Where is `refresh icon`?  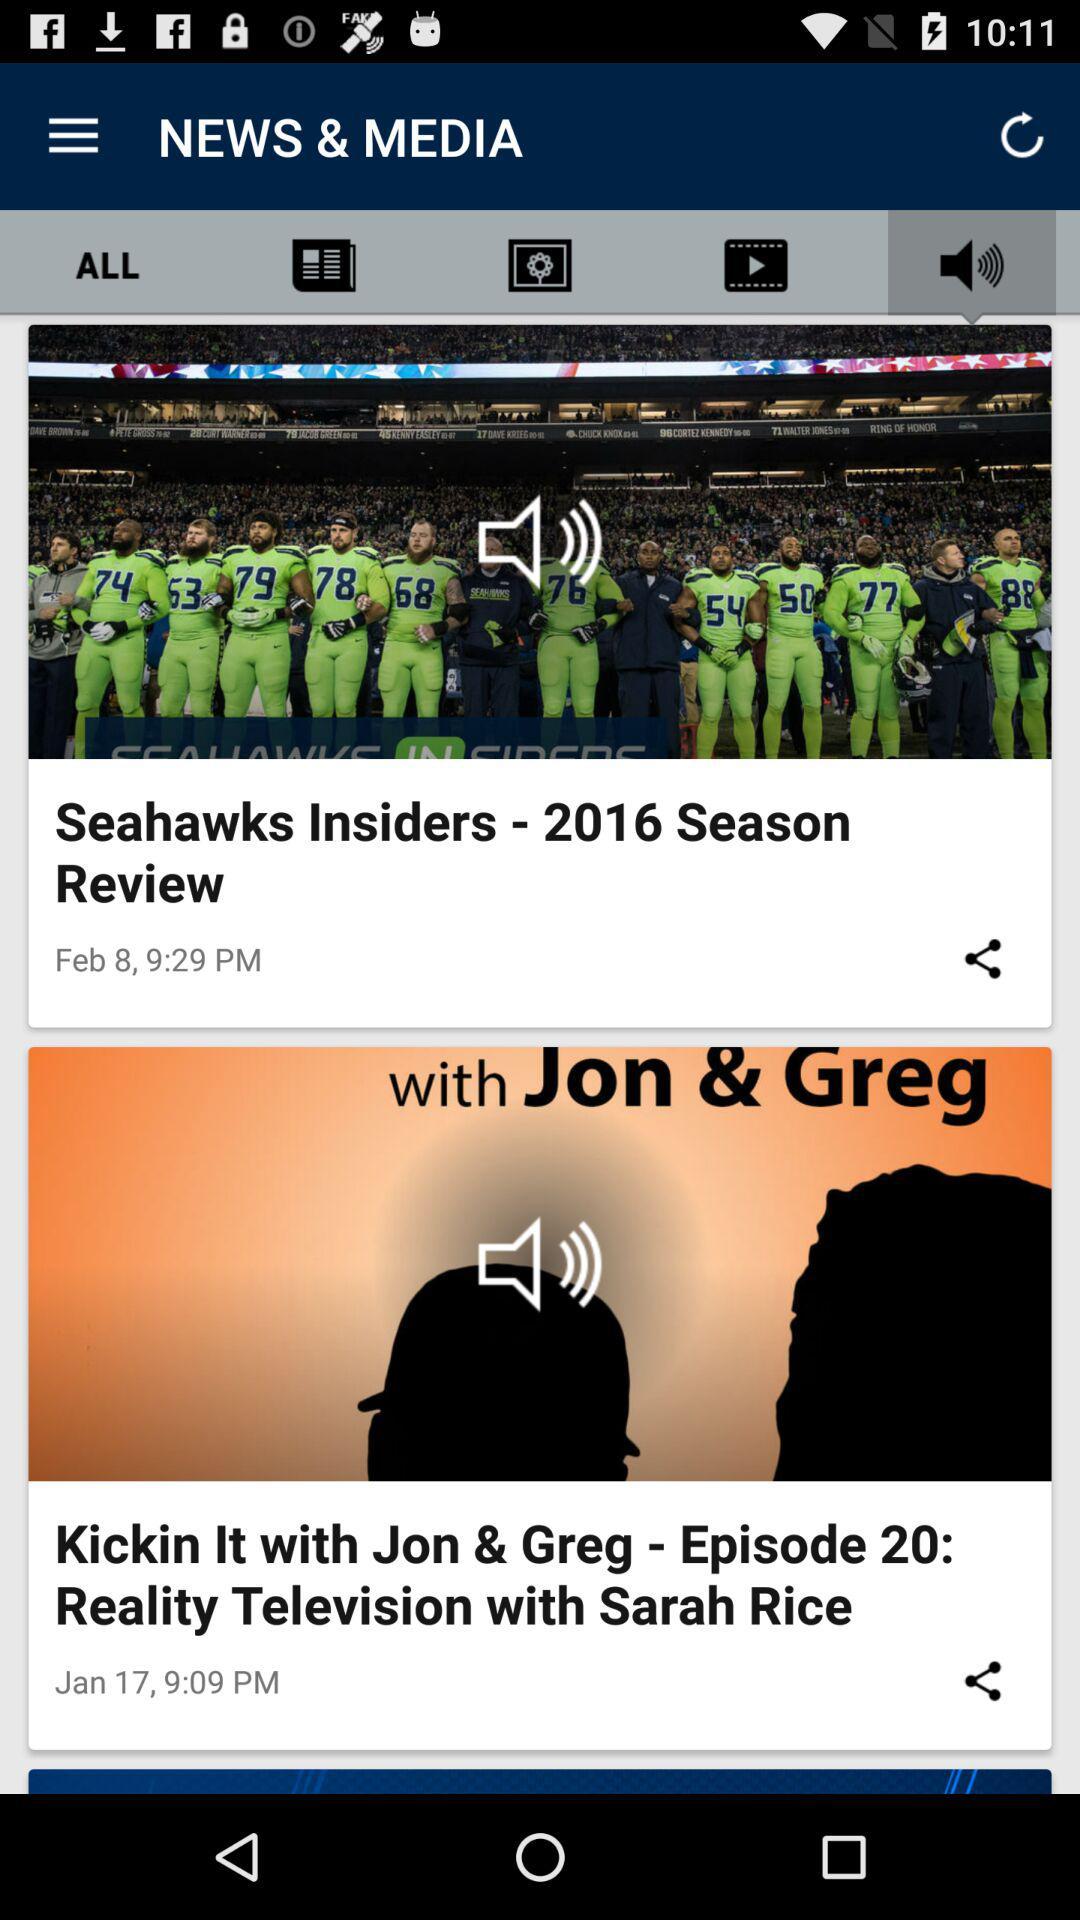
refresh icon is located at coordinates (1022, 135).